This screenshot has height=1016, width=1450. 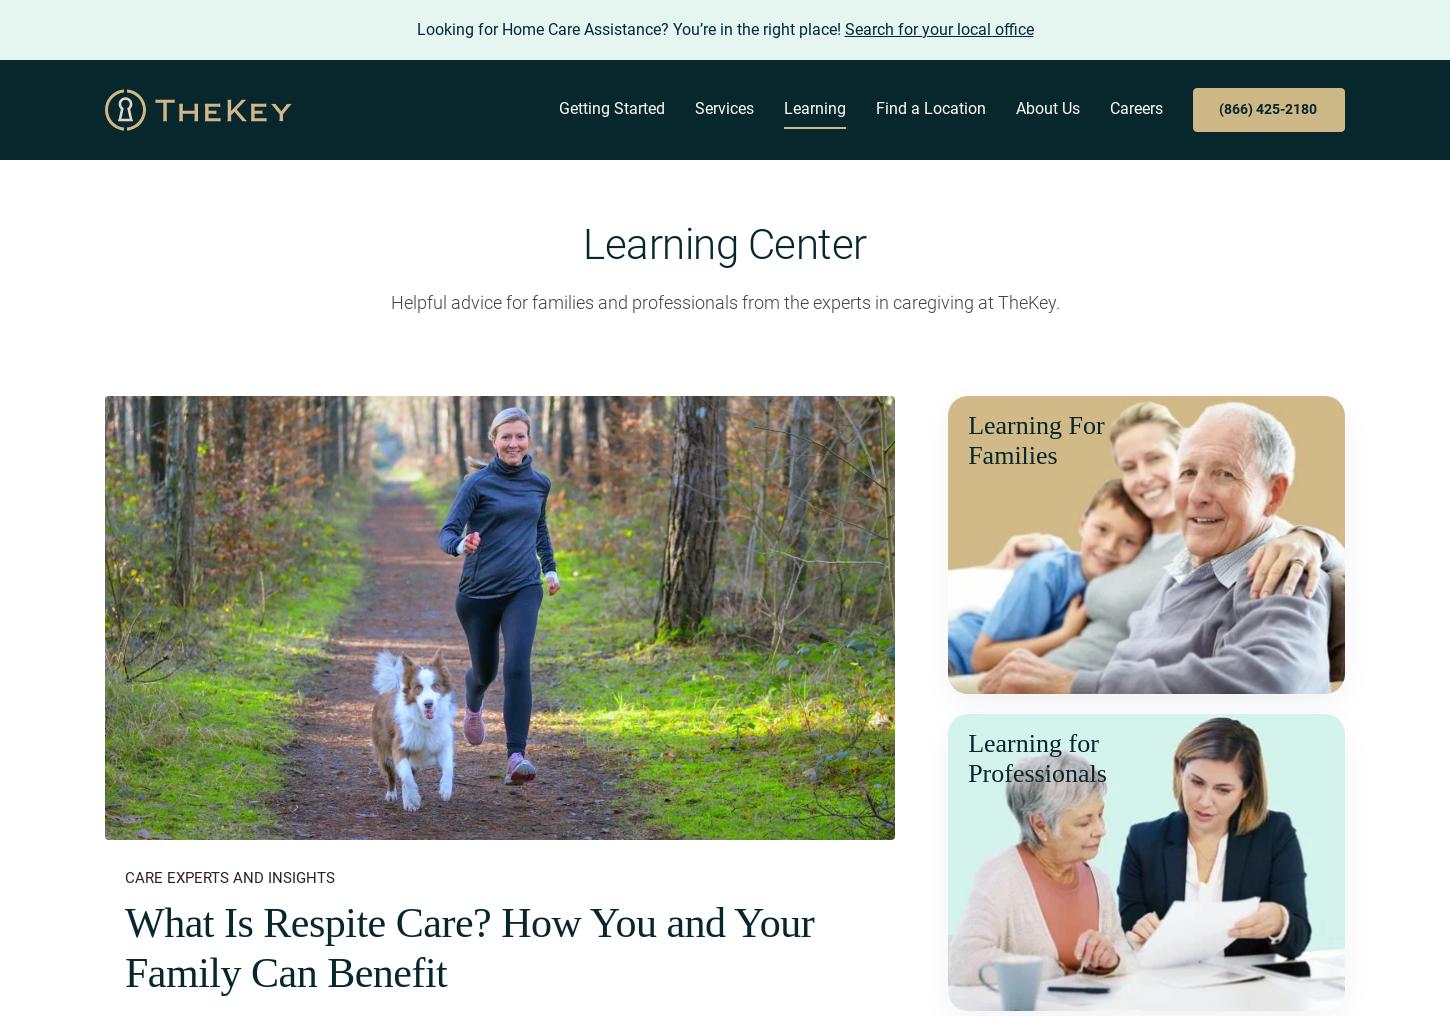 What do you see at coordinates (629, 27) in the screenshot?
I see `'Looking for Home Care Assistance? You’re in the right place!'` at bounding box center [629, 27].